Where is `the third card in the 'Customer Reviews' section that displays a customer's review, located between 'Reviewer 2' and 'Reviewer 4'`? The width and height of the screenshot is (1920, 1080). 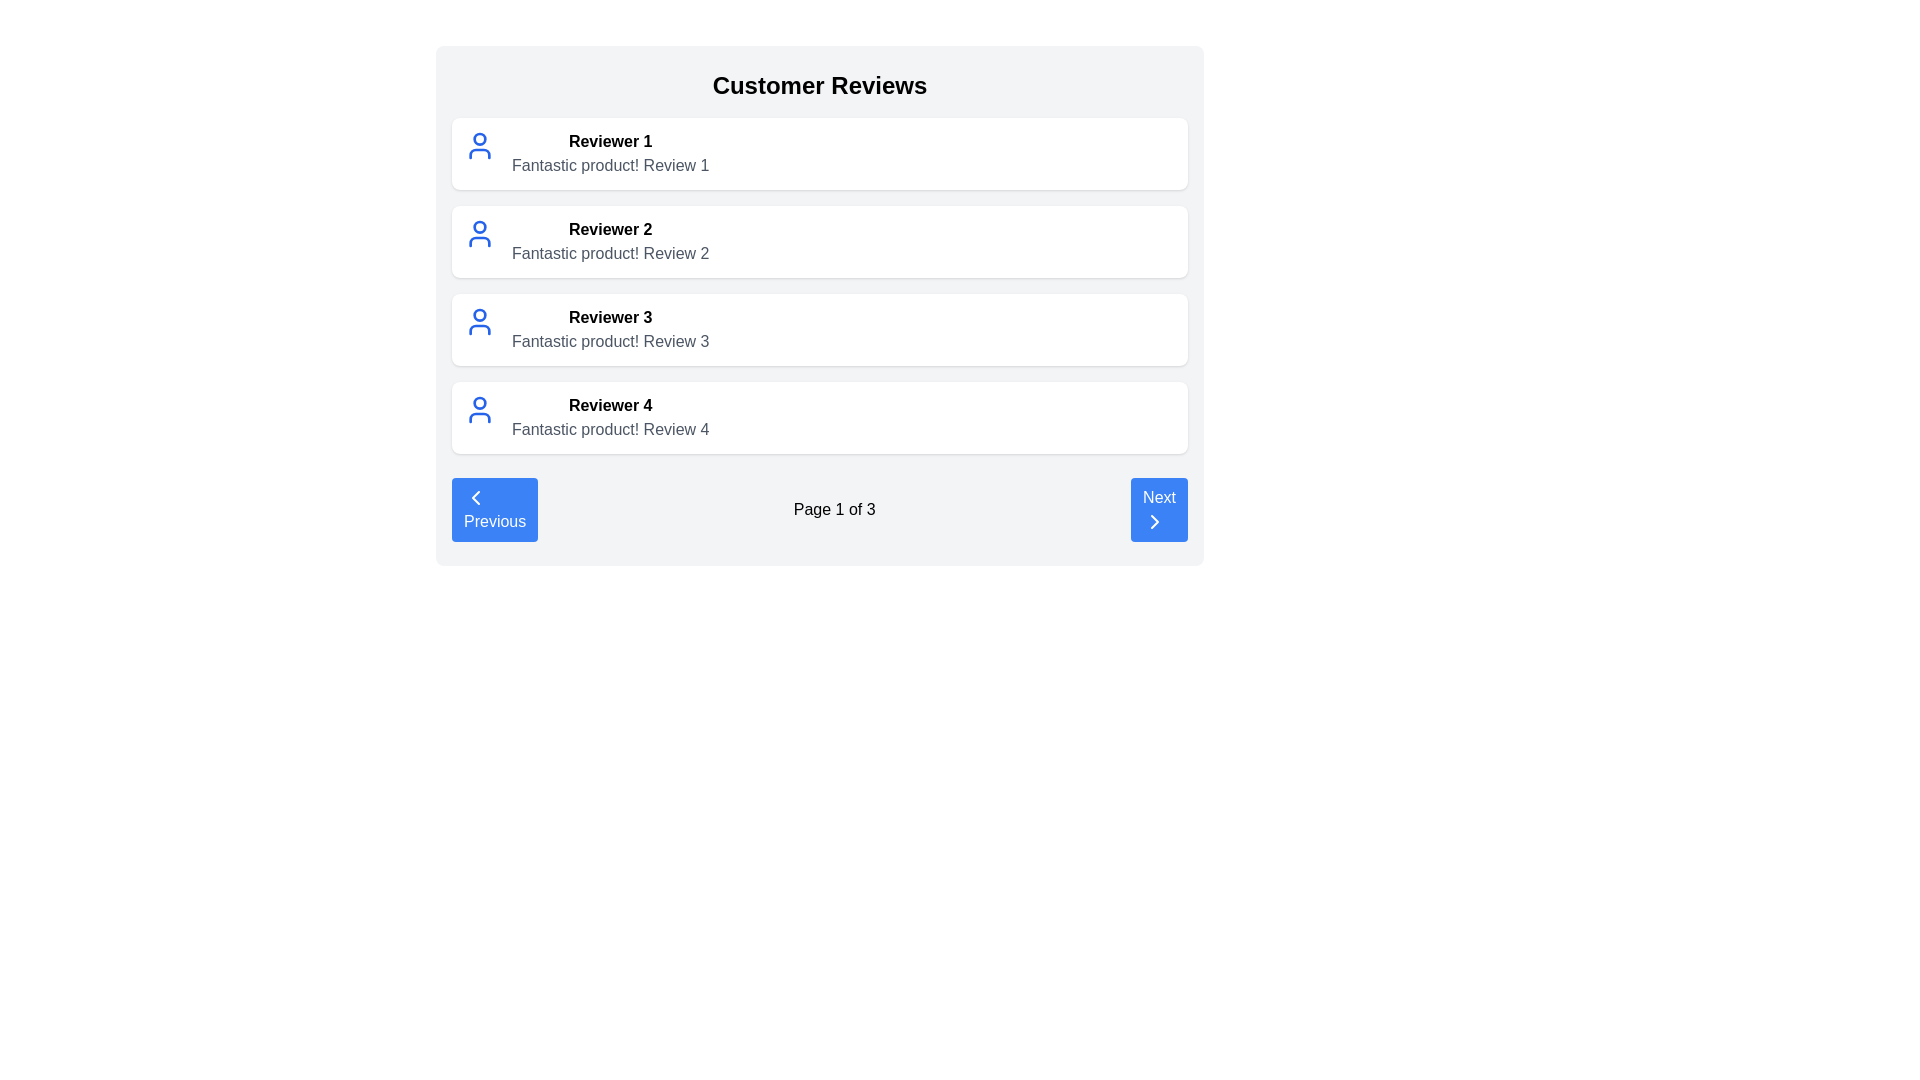 the third card in the 'Customer Reviews' section that displays a customer's review, located between 'Reviewer 2' and 'Reviewer 4' is located at coordinates (820, 329).